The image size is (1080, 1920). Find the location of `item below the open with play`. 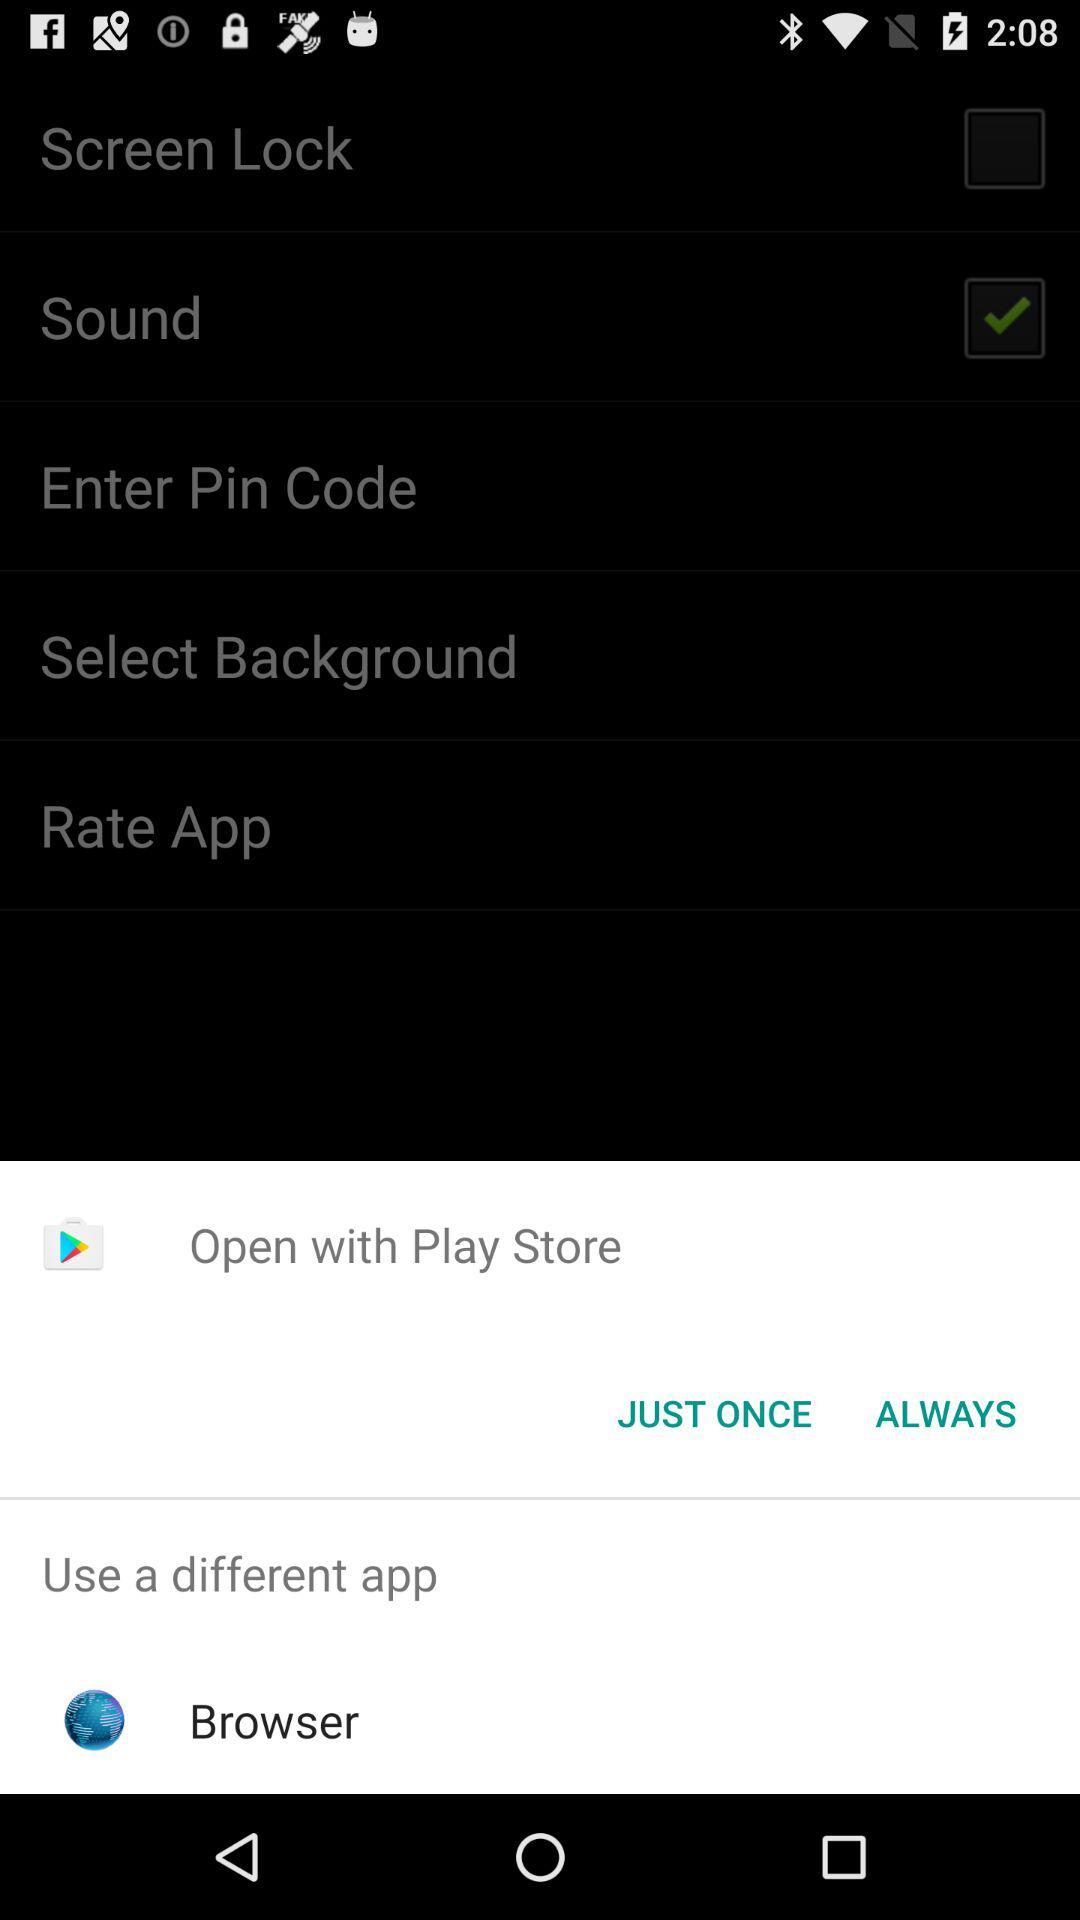

item below the open with play is located at coordinates (945, 1411).